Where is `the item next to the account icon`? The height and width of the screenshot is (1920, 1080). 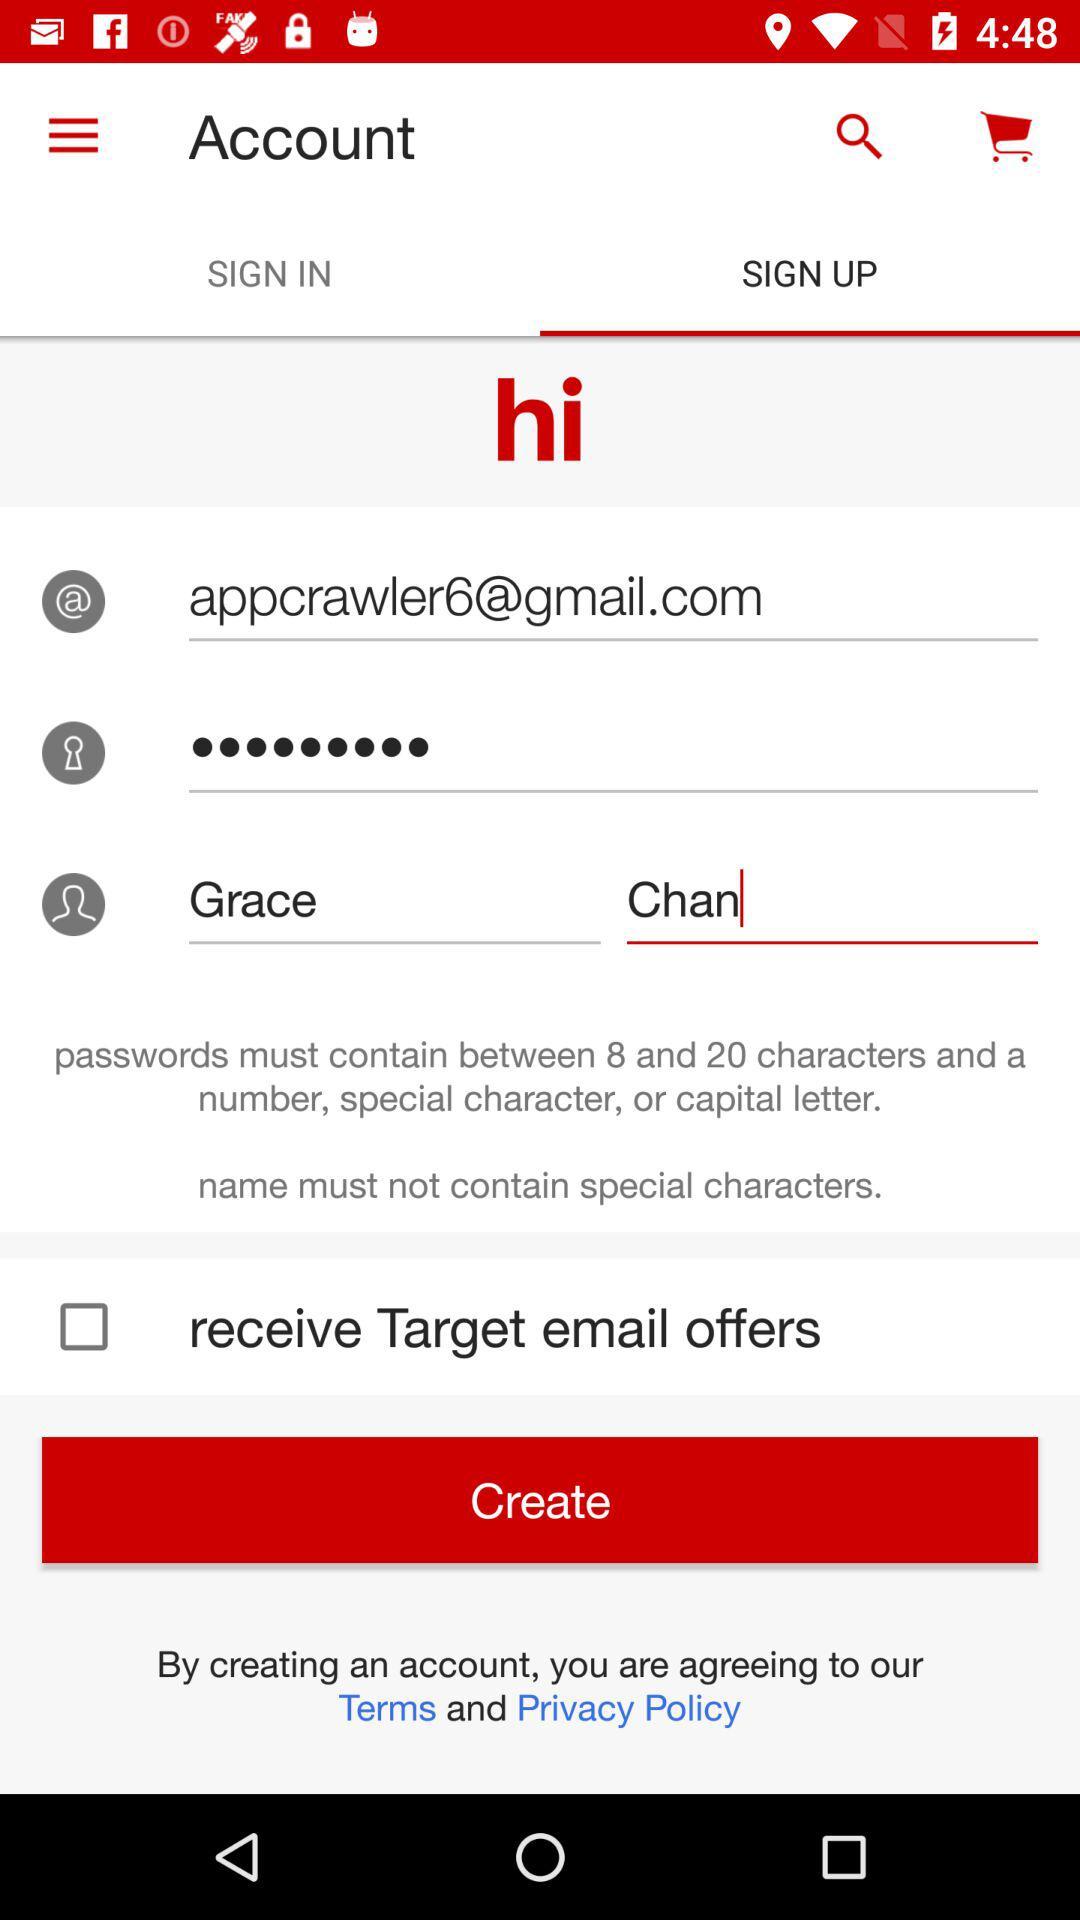 the item next to the account icon is located at coordinates (72, 135).